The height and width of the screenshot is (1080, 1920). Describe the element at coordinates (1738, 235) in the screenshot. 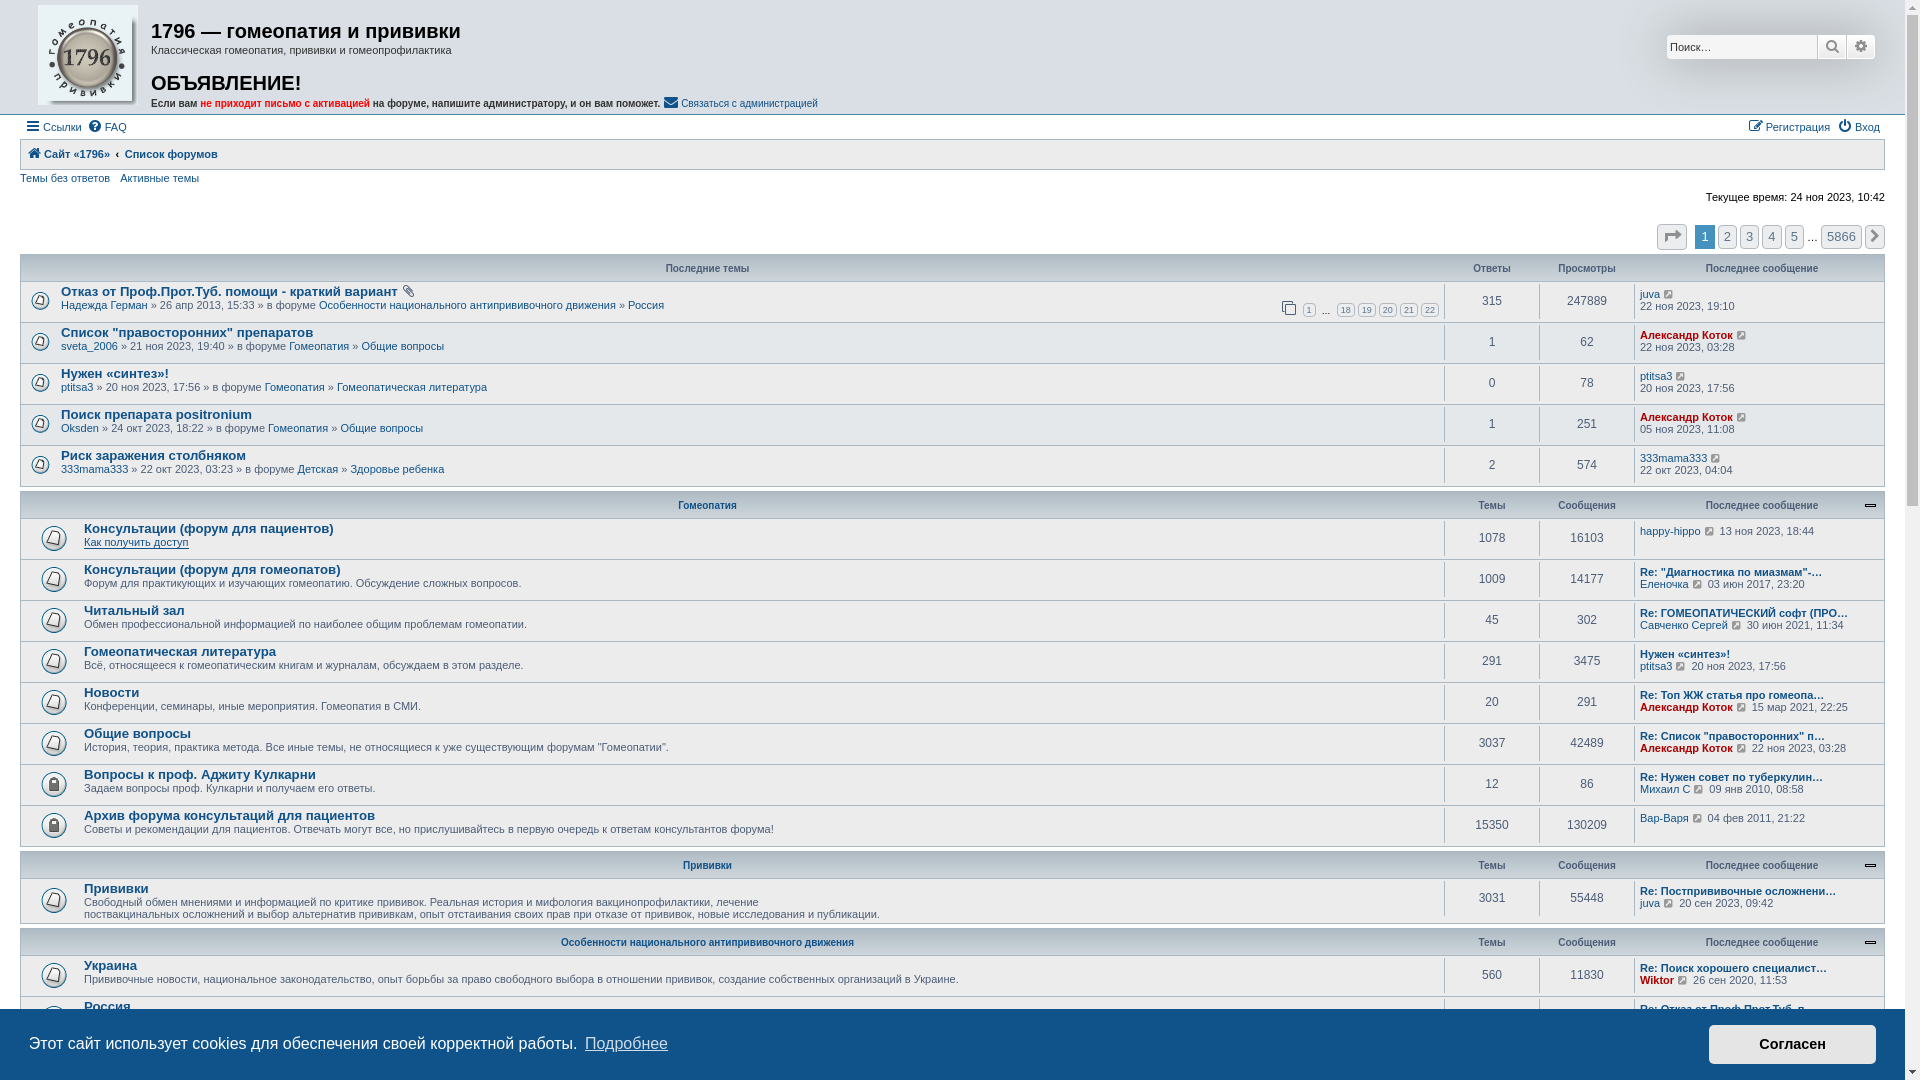

I see `'3'` at that location.